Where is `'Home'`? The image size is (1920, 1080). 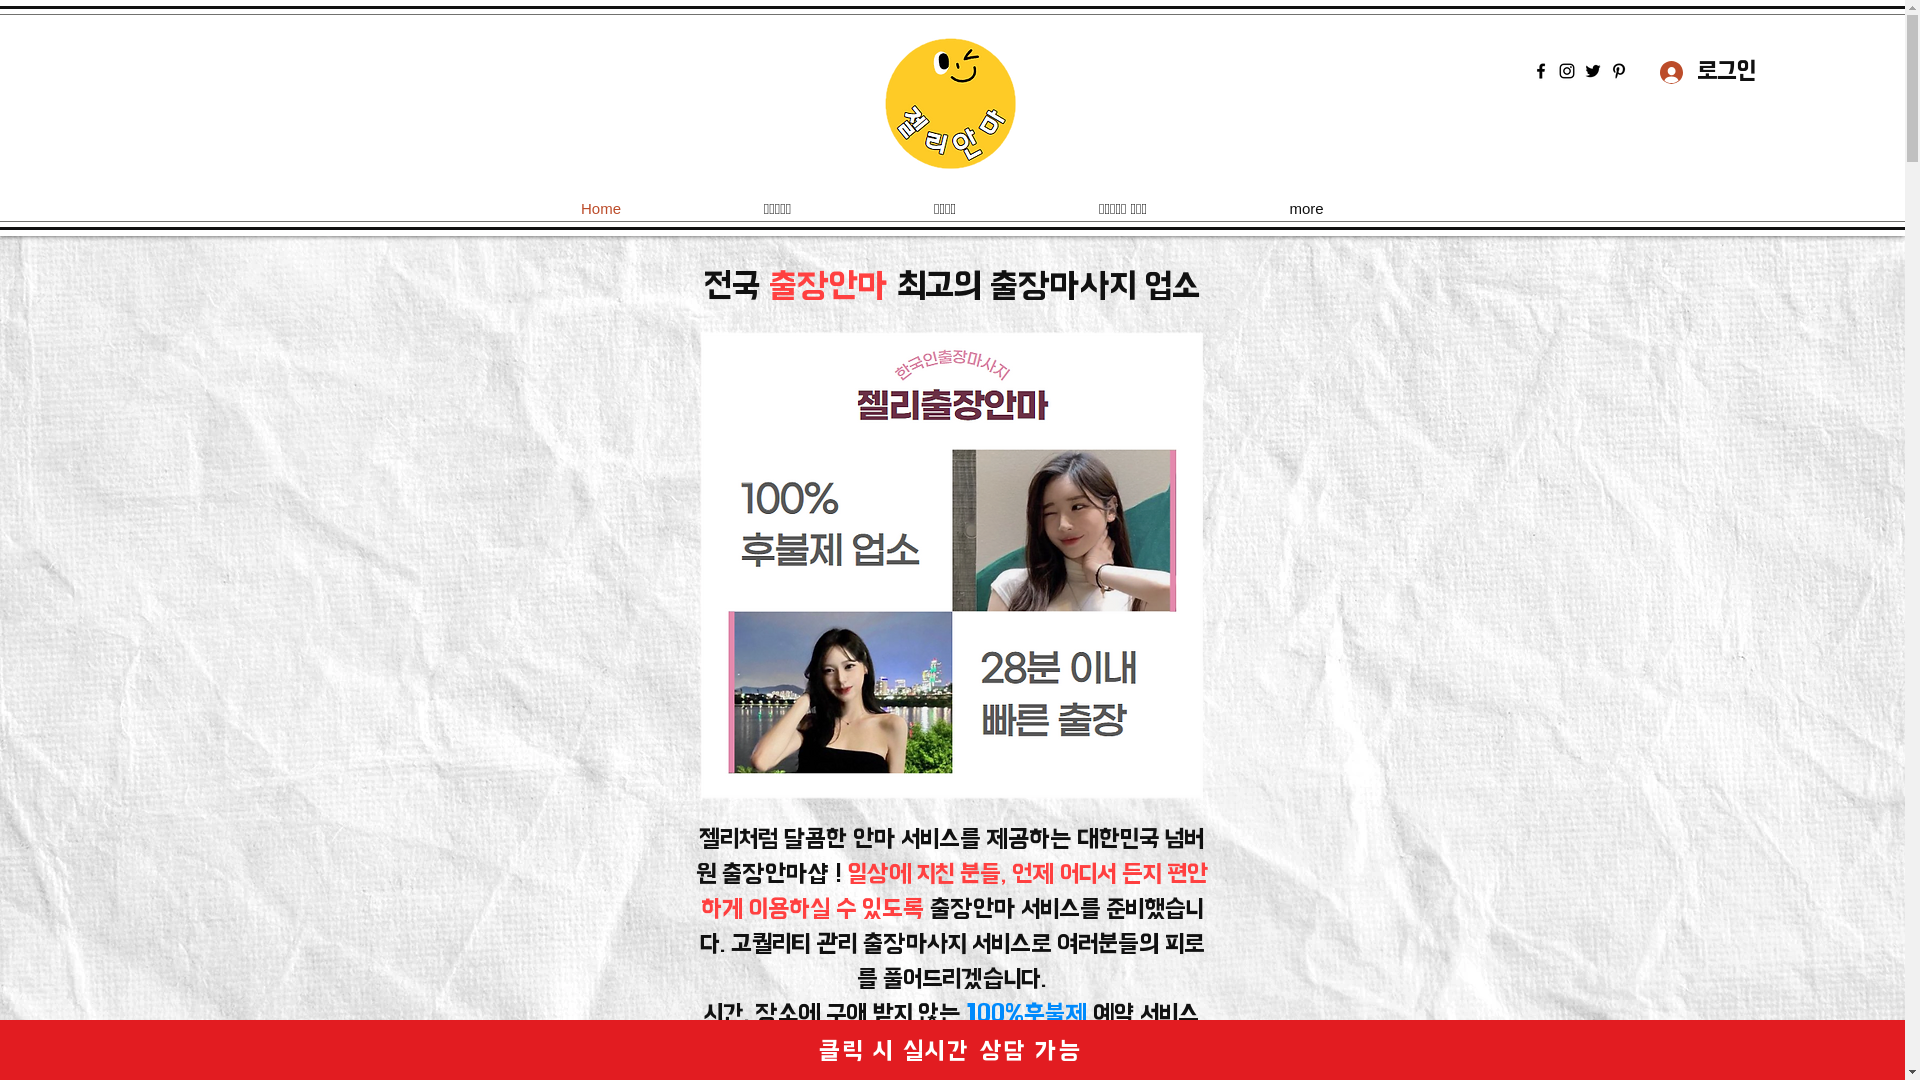 'Home' is located at coordinates (600, 208).